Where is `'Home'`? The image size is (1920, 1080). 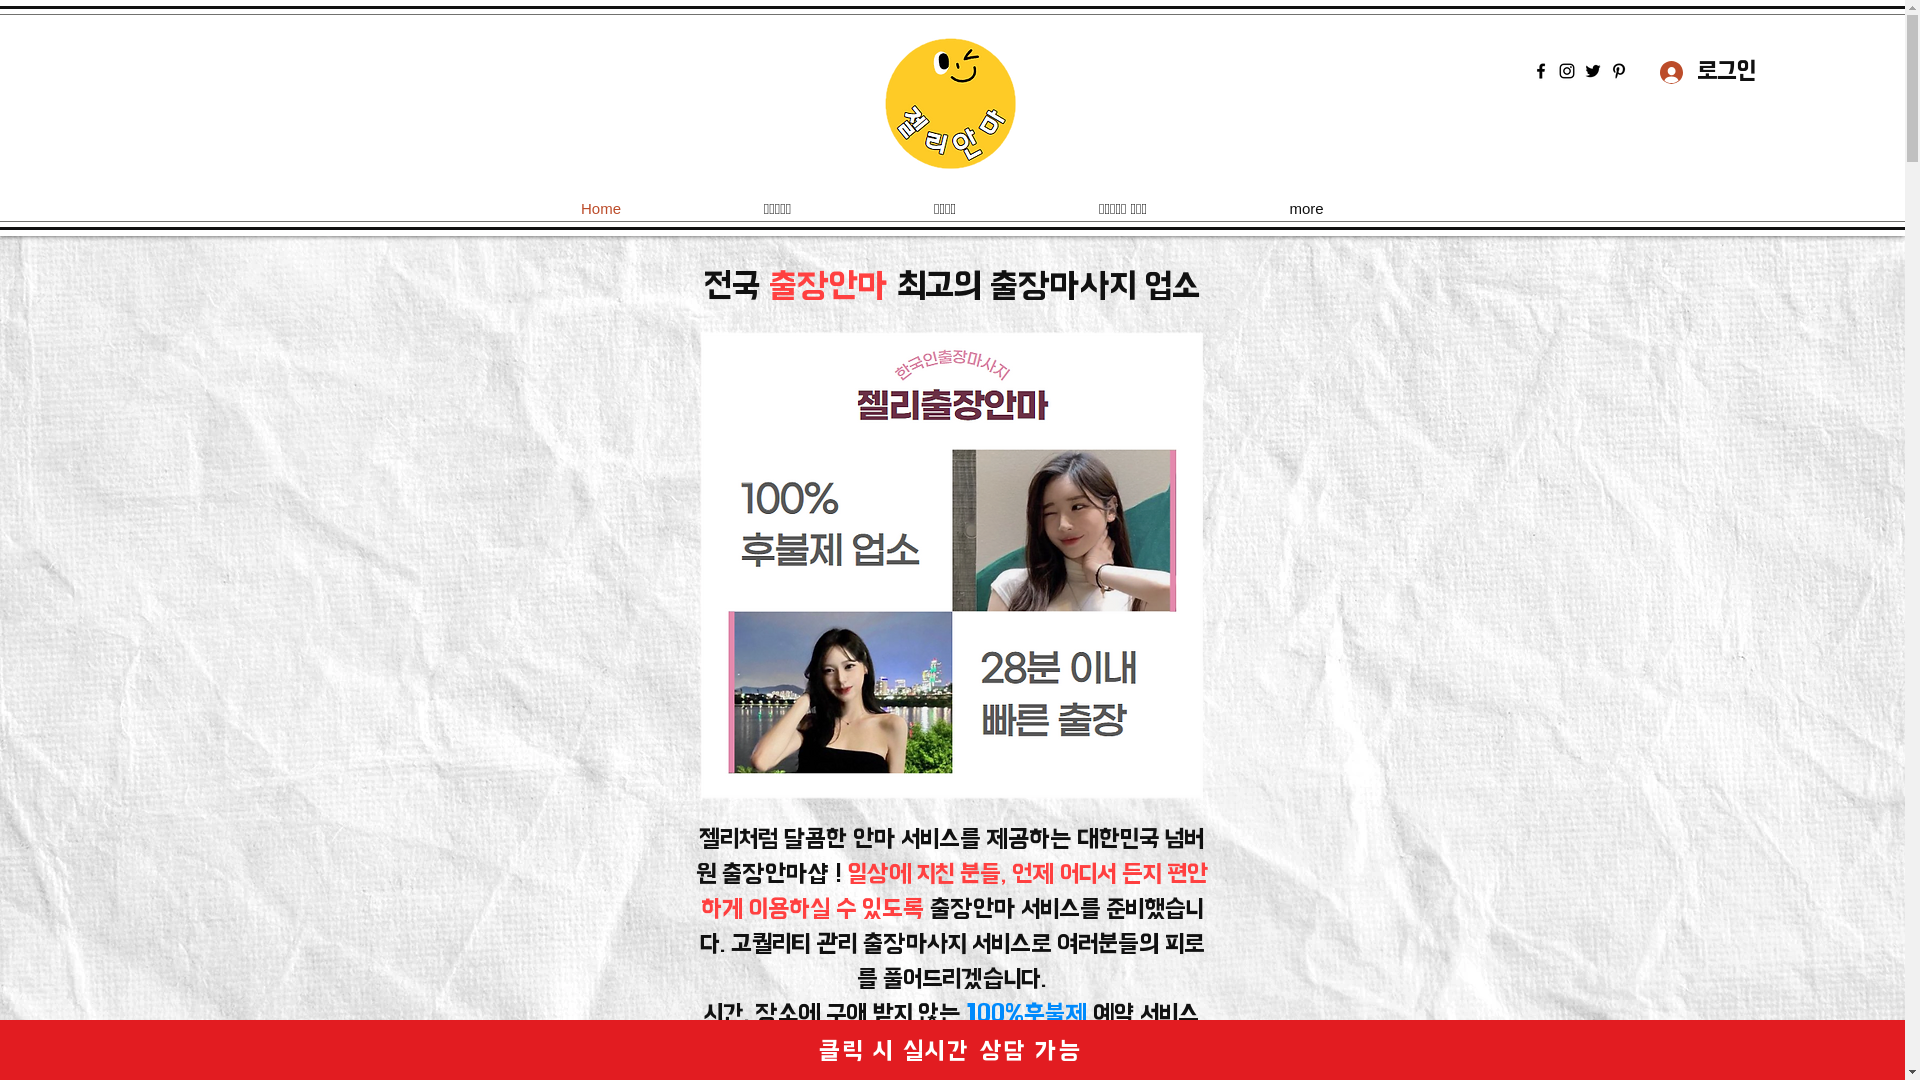 'Home' is located at coordinates (600, 208).